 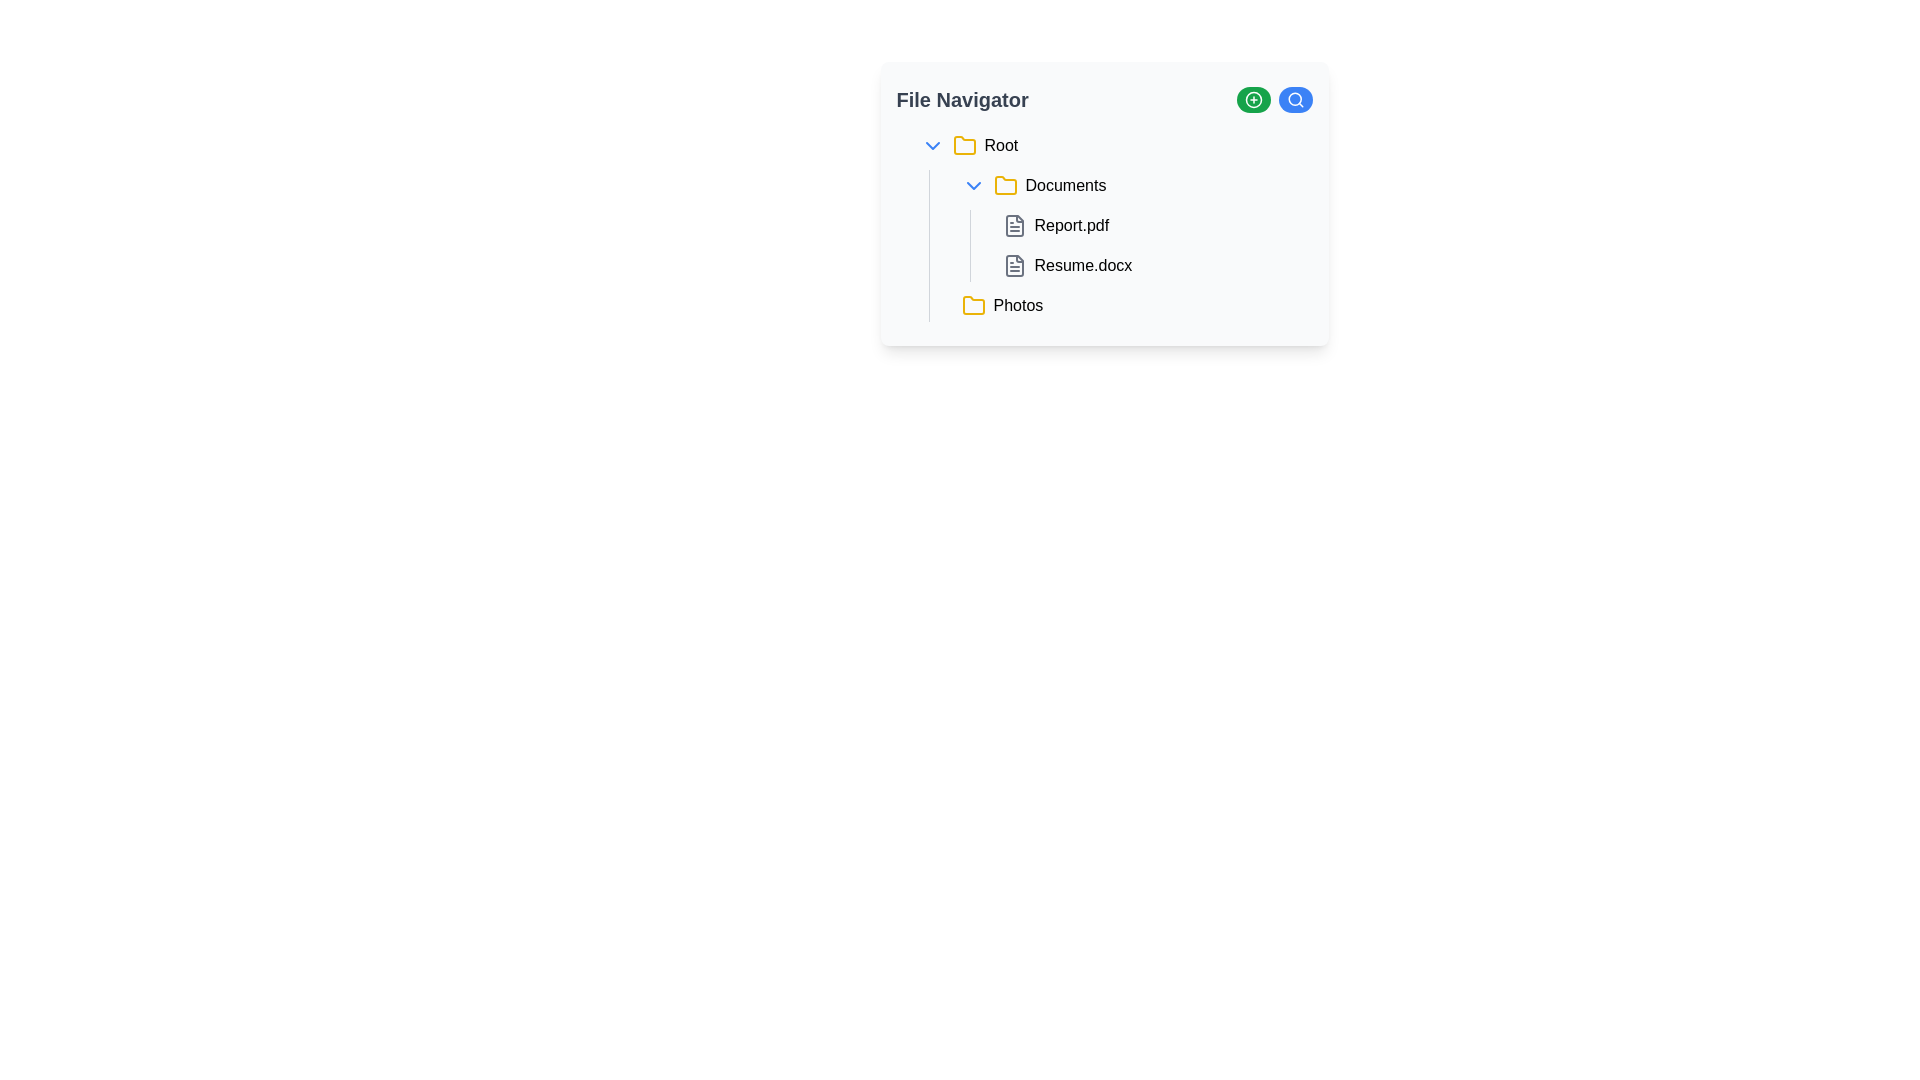 What do you see at coordinates (1252, 100) in the screenshot?
I see `the green circular button with a white plus symbol located at the top-right corner of the 'File Navigator' layout` at bounding box center [1252, 100].